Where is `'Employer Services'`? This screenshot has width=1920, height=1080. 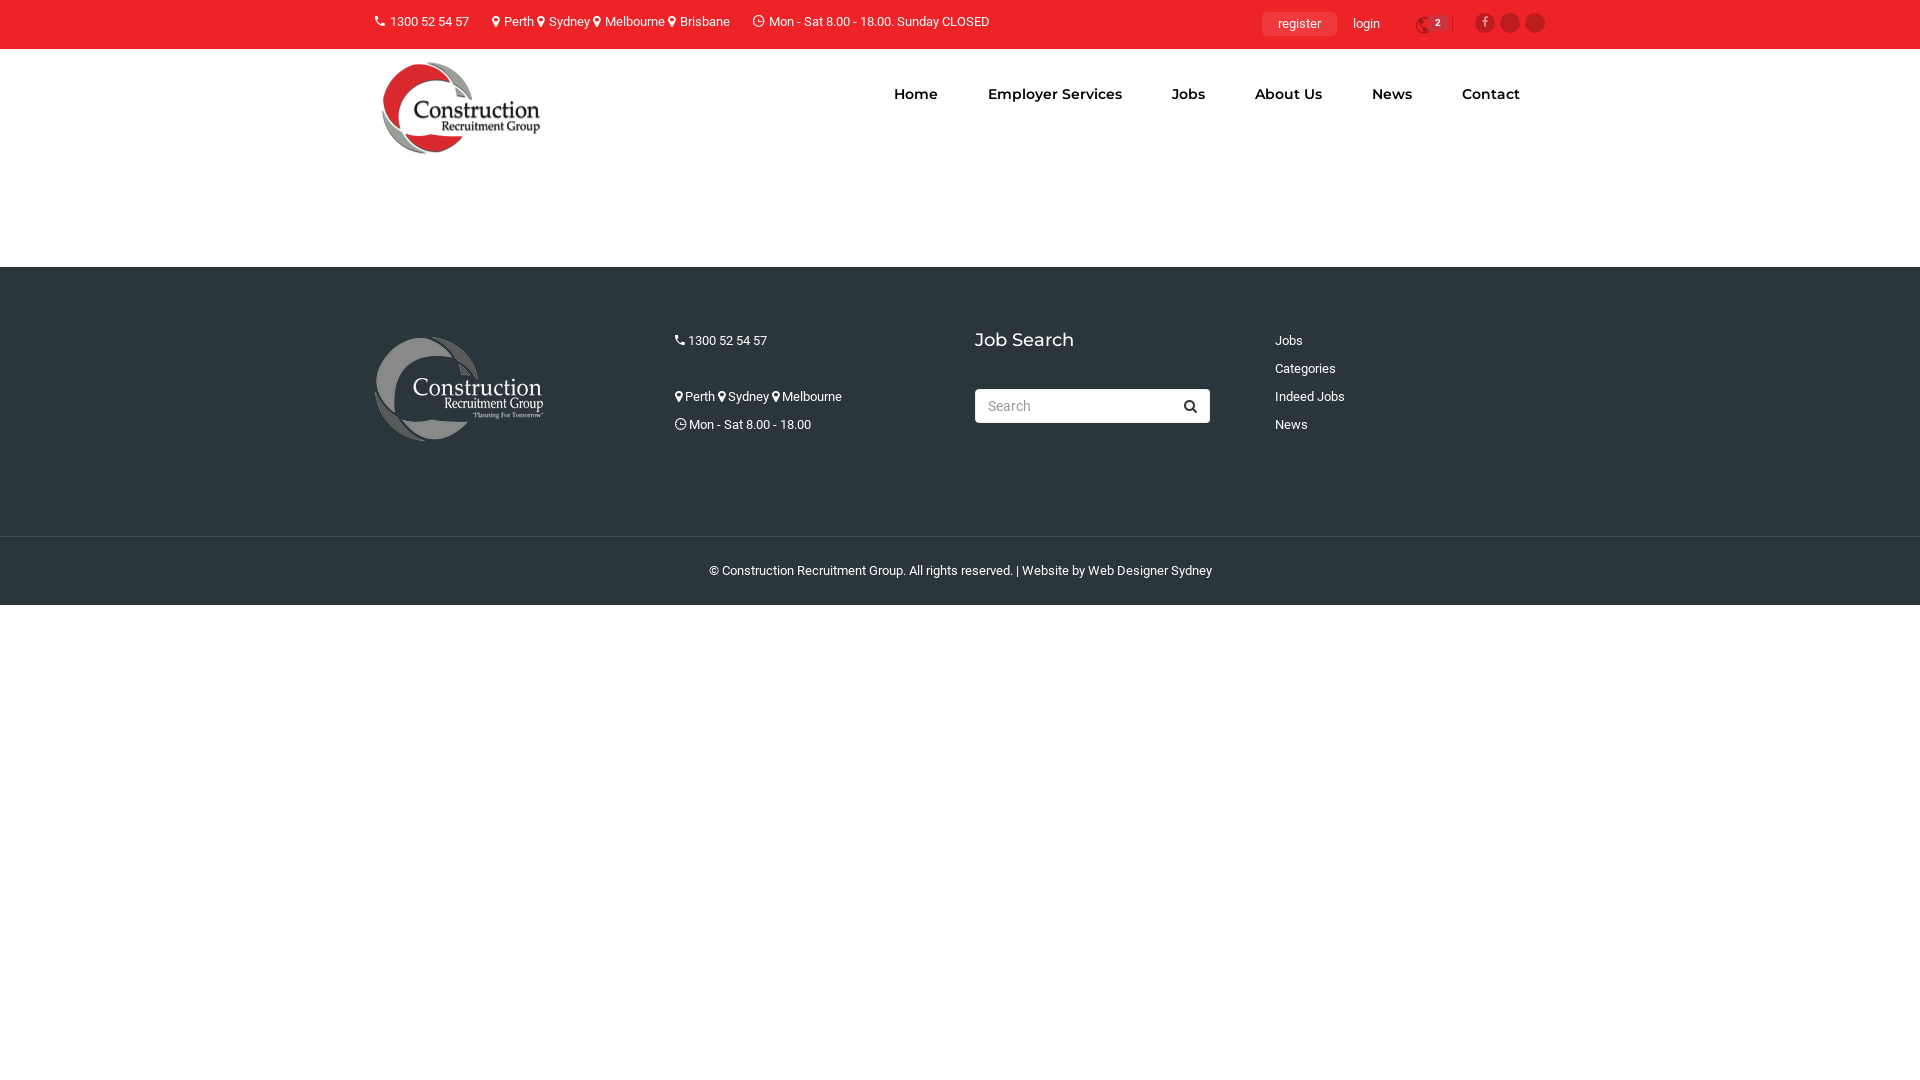
'Employer Services' is located at coordinates (1054, 93).